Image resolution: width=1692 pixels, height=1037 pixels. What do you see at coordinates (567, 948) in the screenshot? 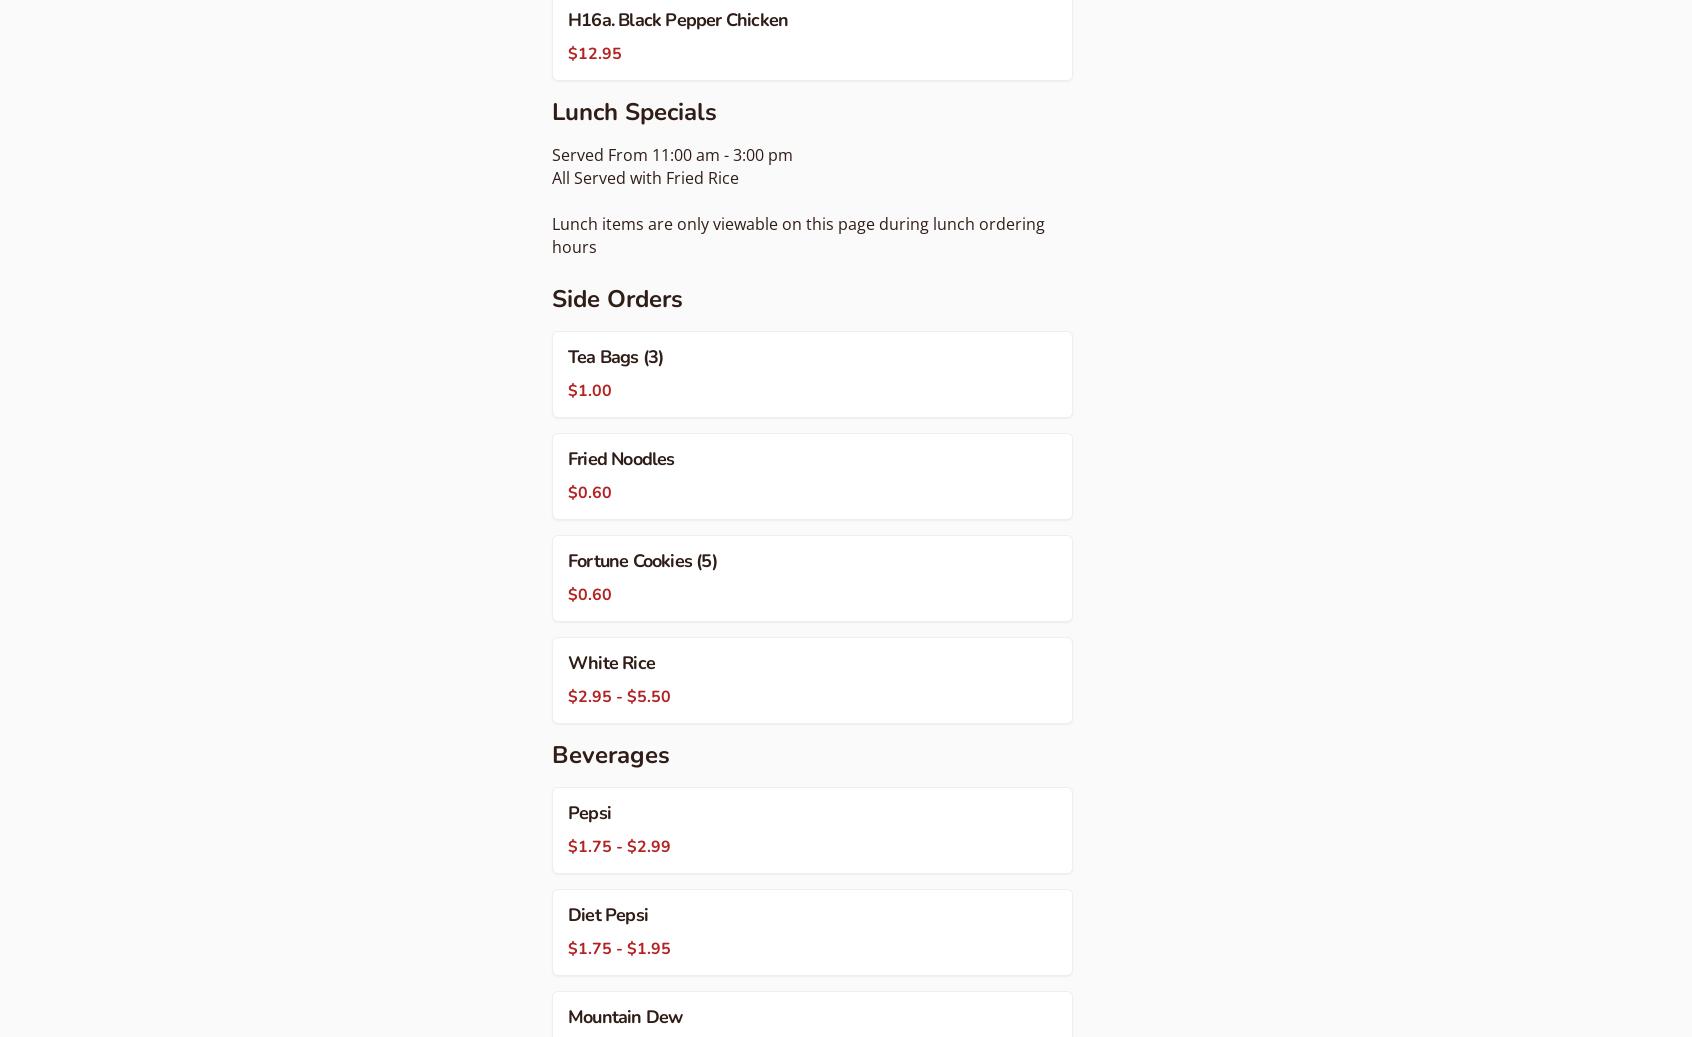
I see `'$1.75 - $1.95'` at bounding box center [567, 948].